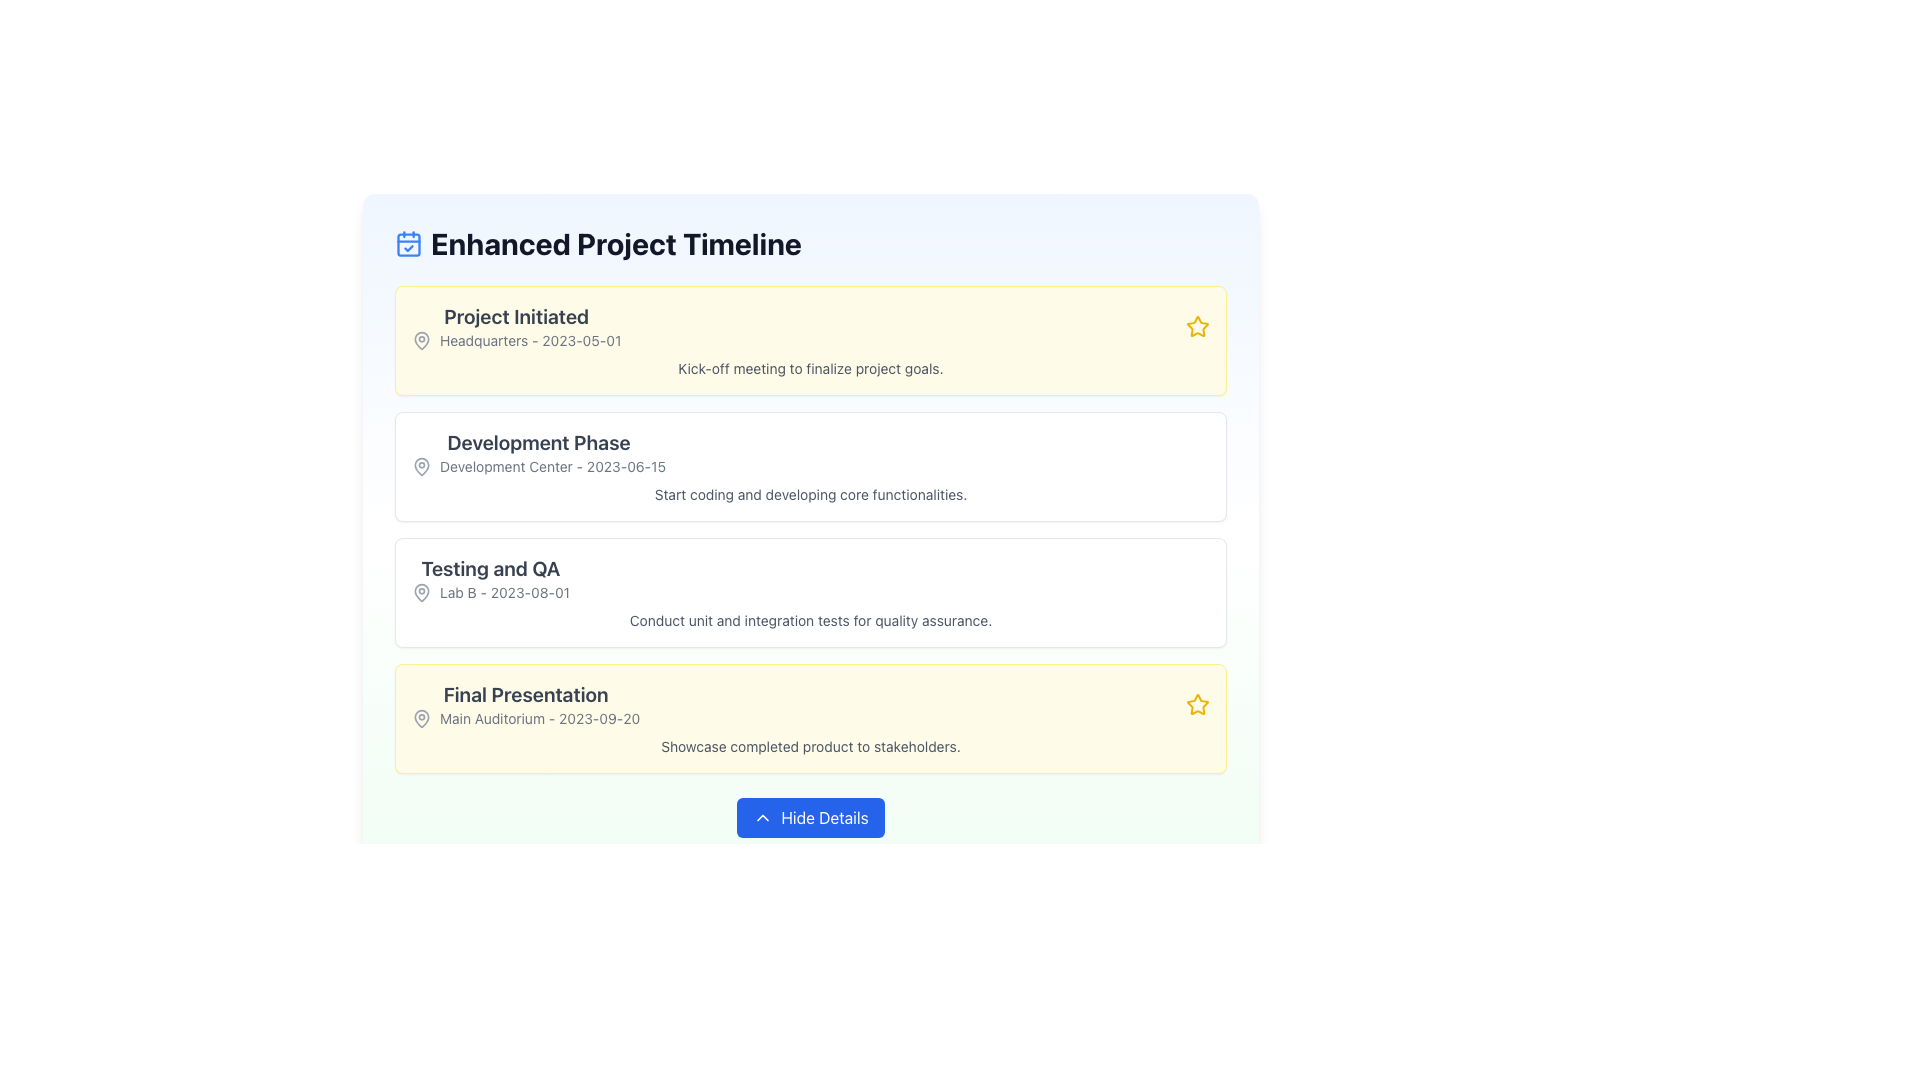 This screenshot has height=1080, width=1920. What do you see at coordinates (811, 592) in the screenshot?
I see `the third informational card in the project timeline, which provides details about a specific phase or event` at bounding box center [811, 592].